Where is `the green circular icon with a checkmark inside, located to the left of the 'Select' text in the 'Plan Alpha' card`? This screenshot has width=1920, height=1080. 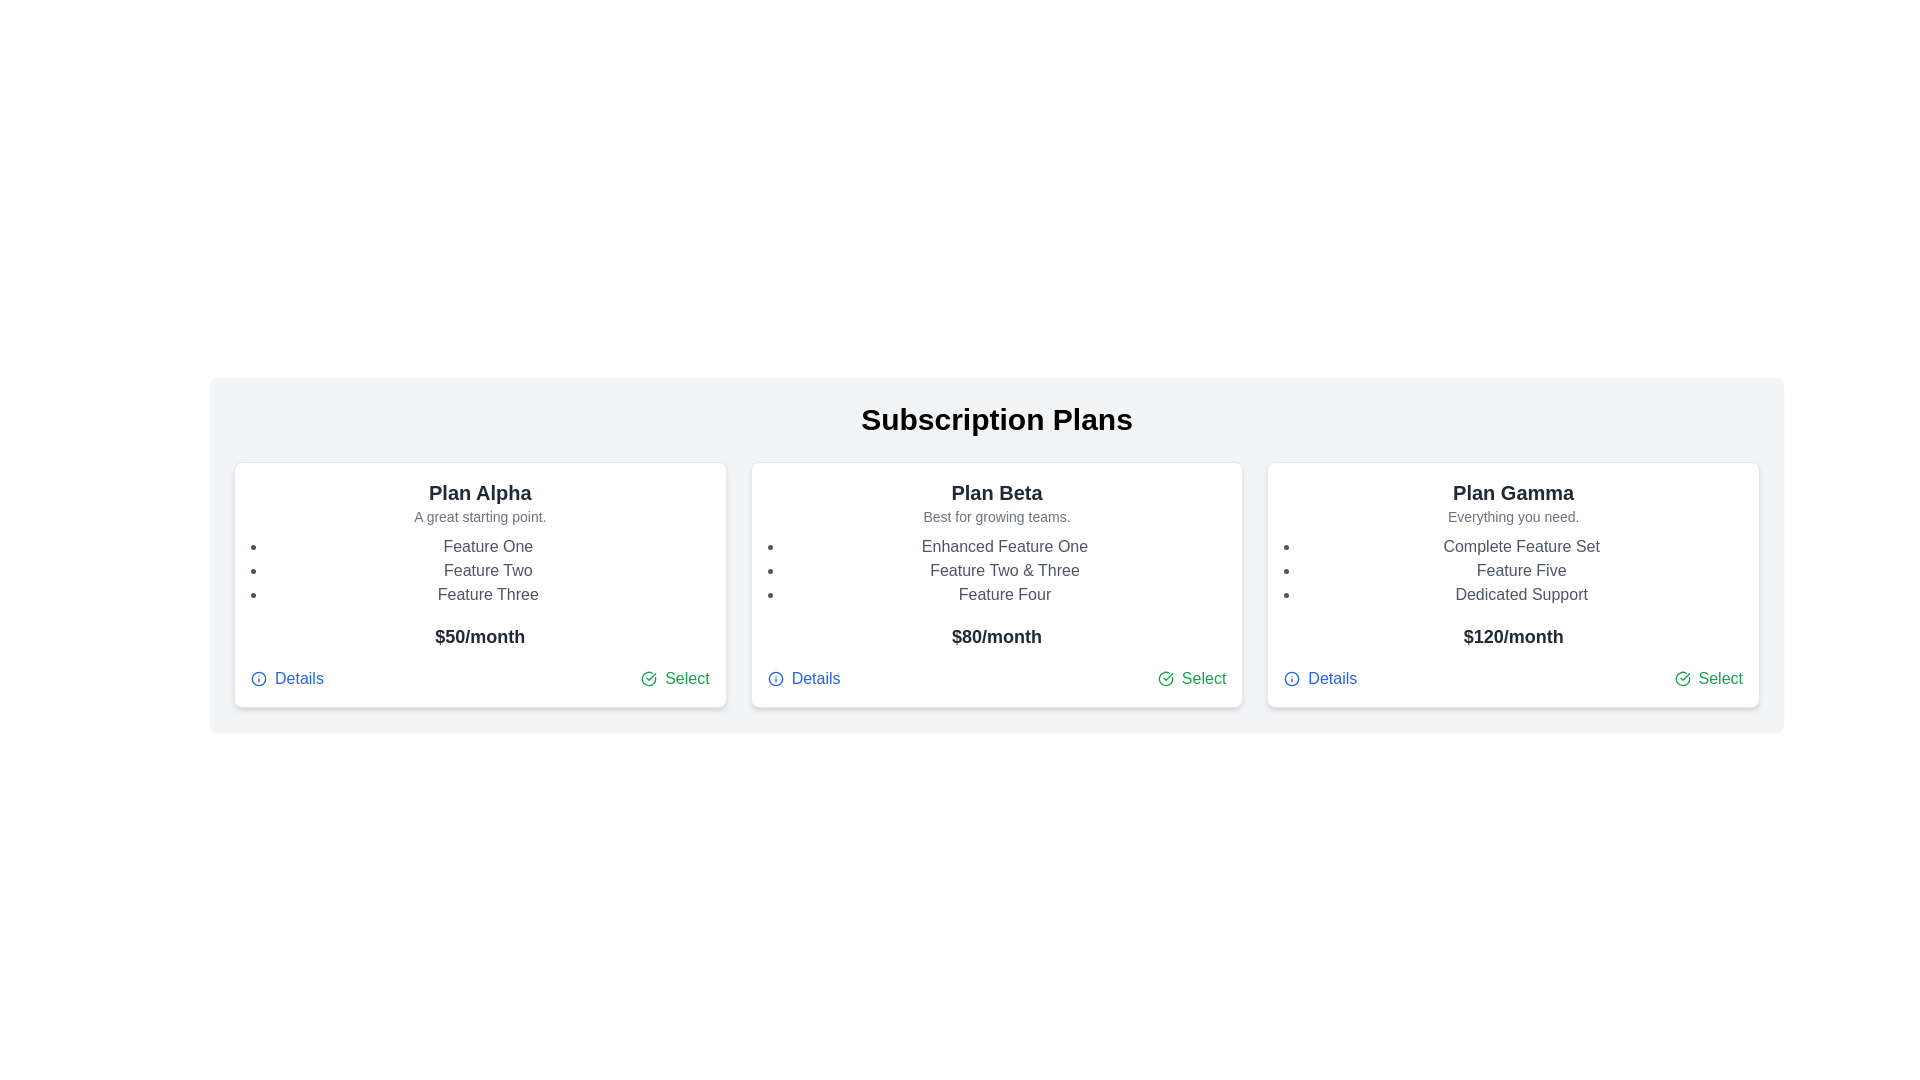
the green circular icon with a checkmark inside, located to the left of the 'Select' text in the 'Plan Alpha' card is located at coordinates (649, 677).